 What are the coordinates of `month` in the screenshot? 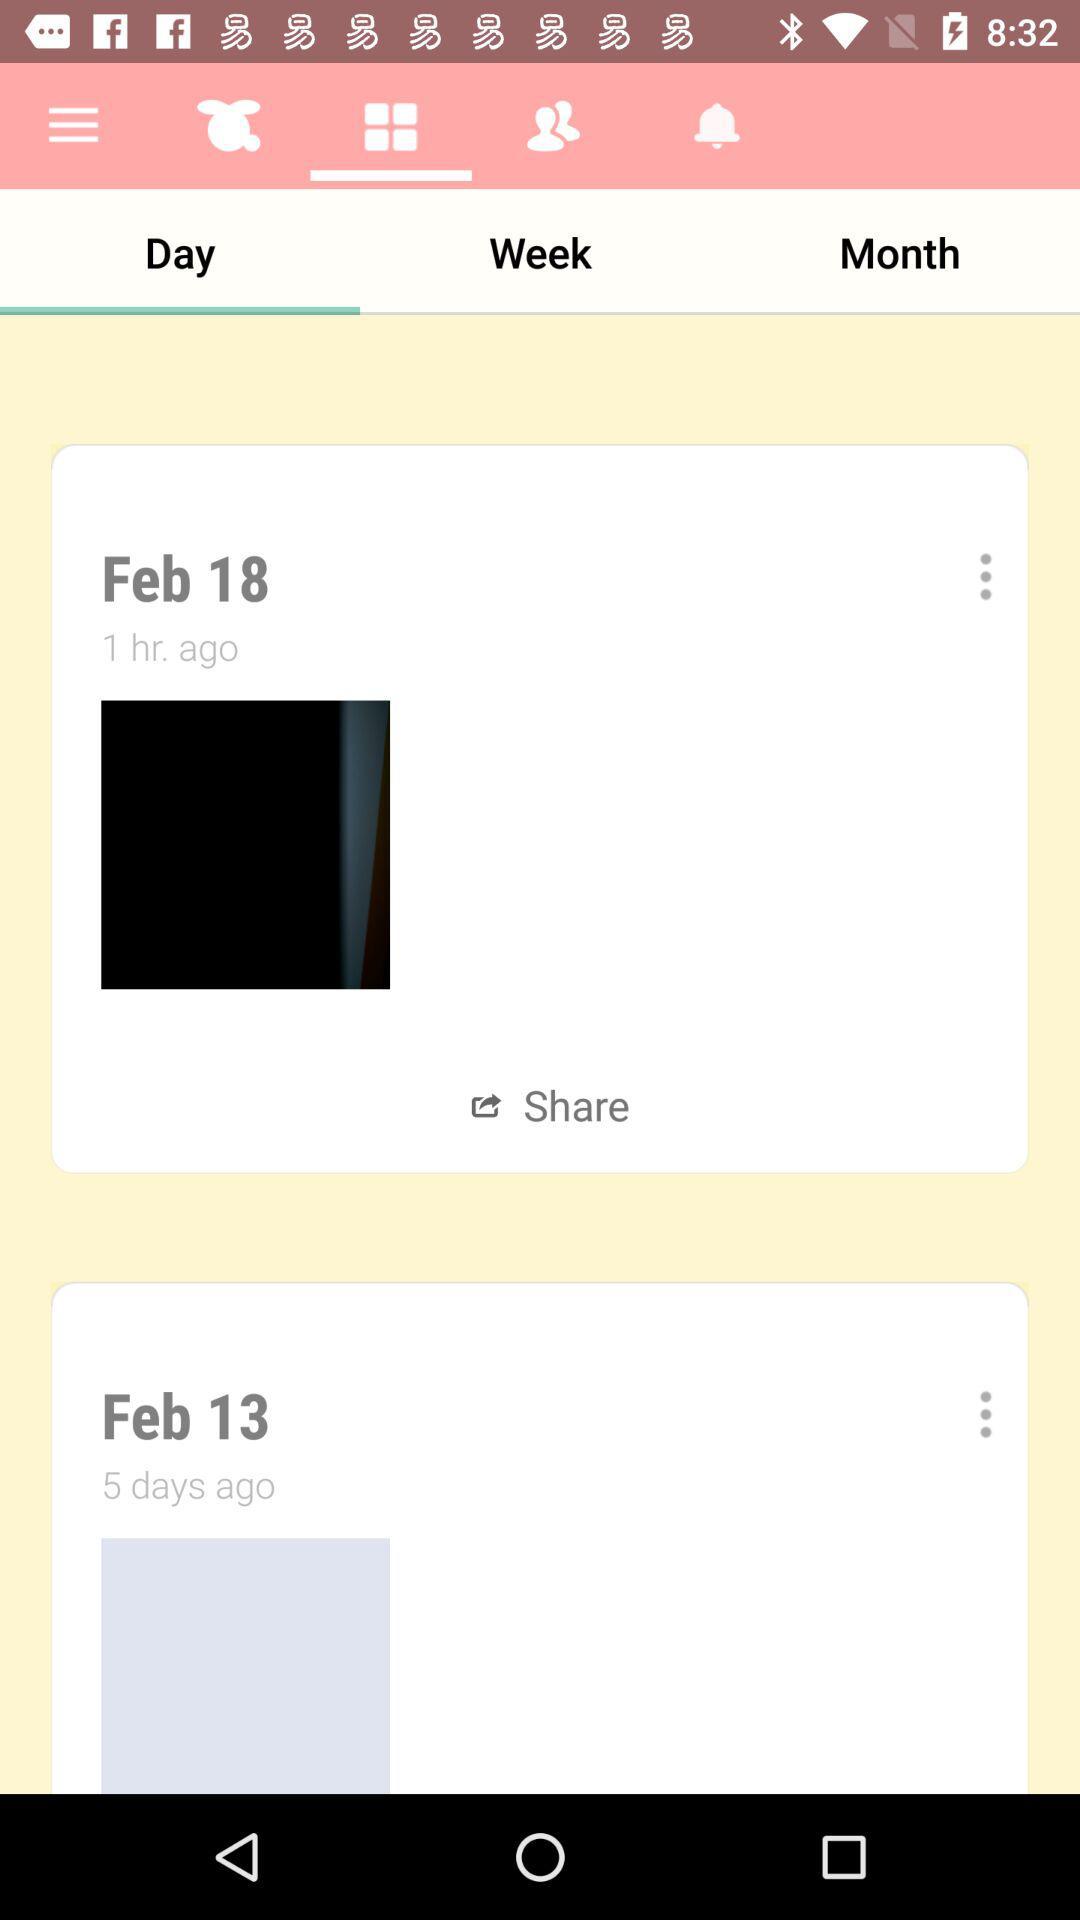 It's located at (898, 251).